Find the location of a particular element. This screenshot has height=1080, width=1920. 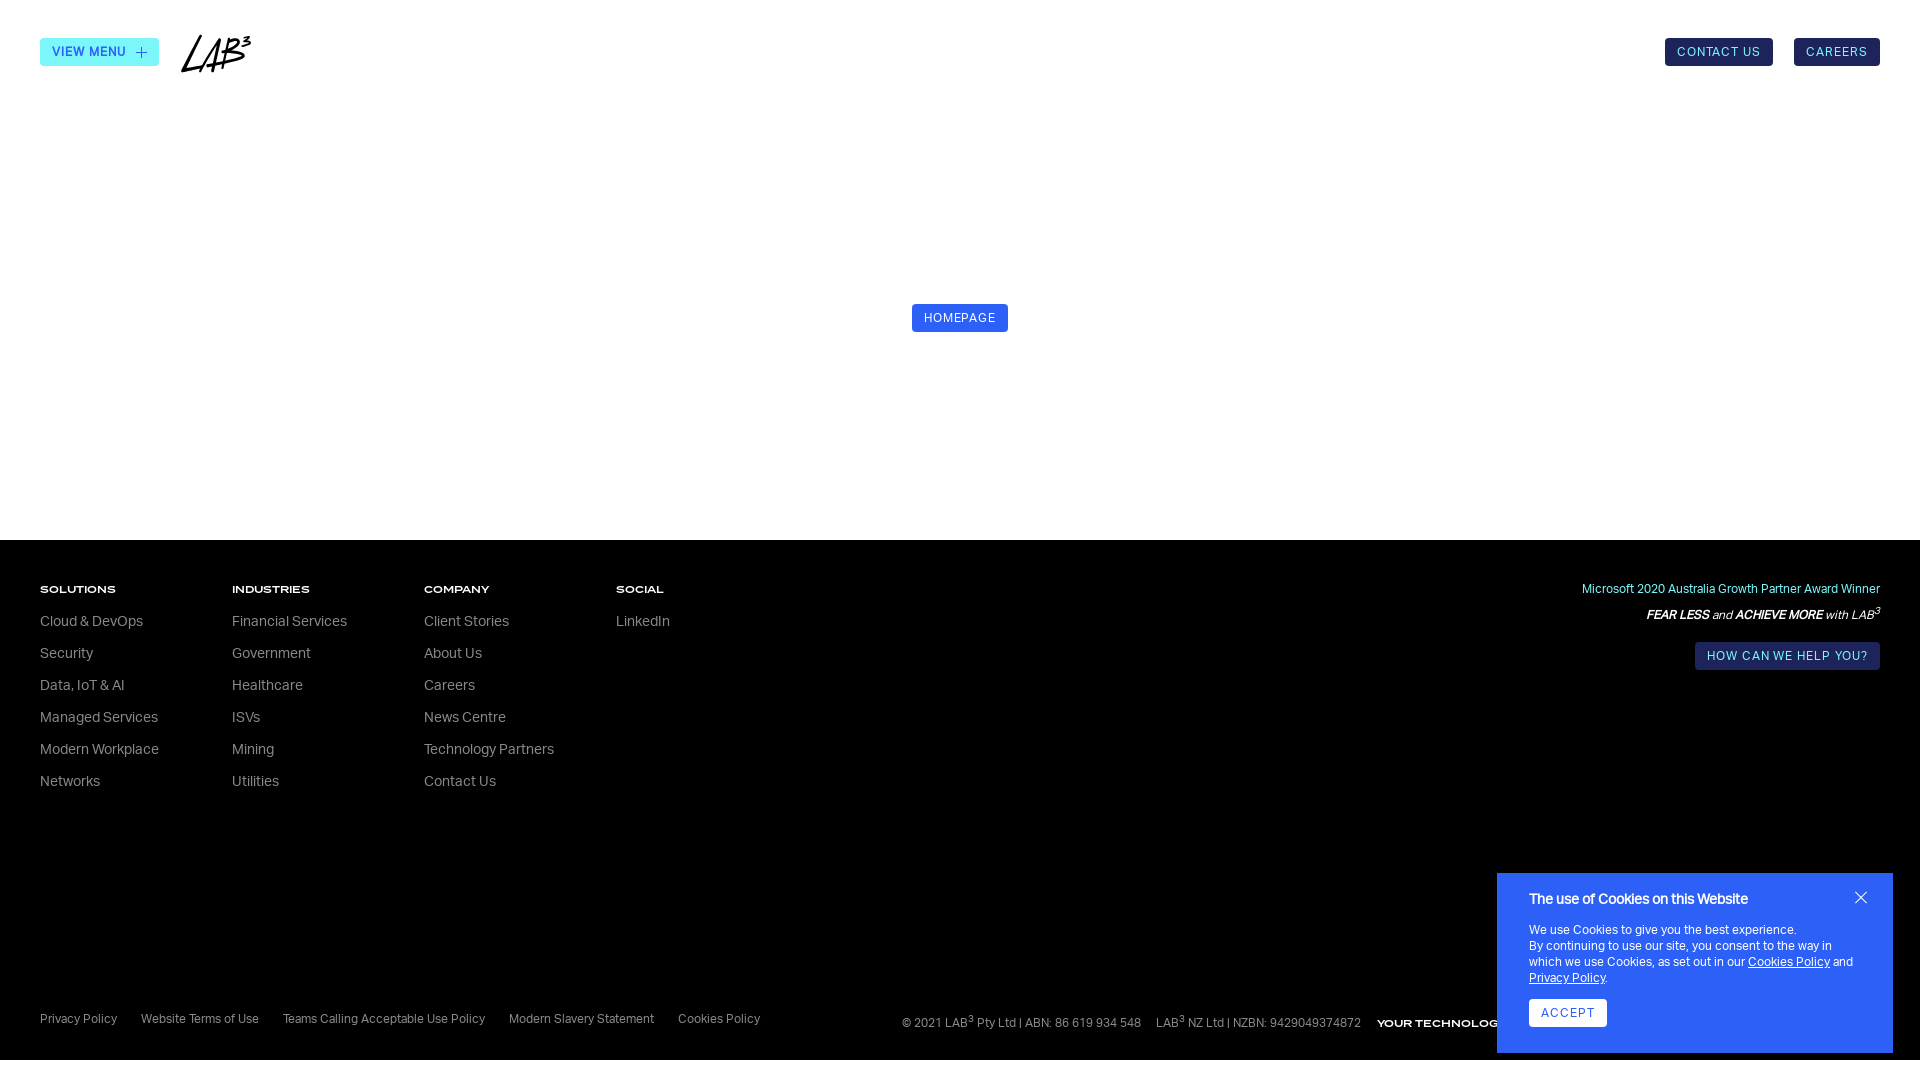

'News Centre' is located at coordinates (464, 716).